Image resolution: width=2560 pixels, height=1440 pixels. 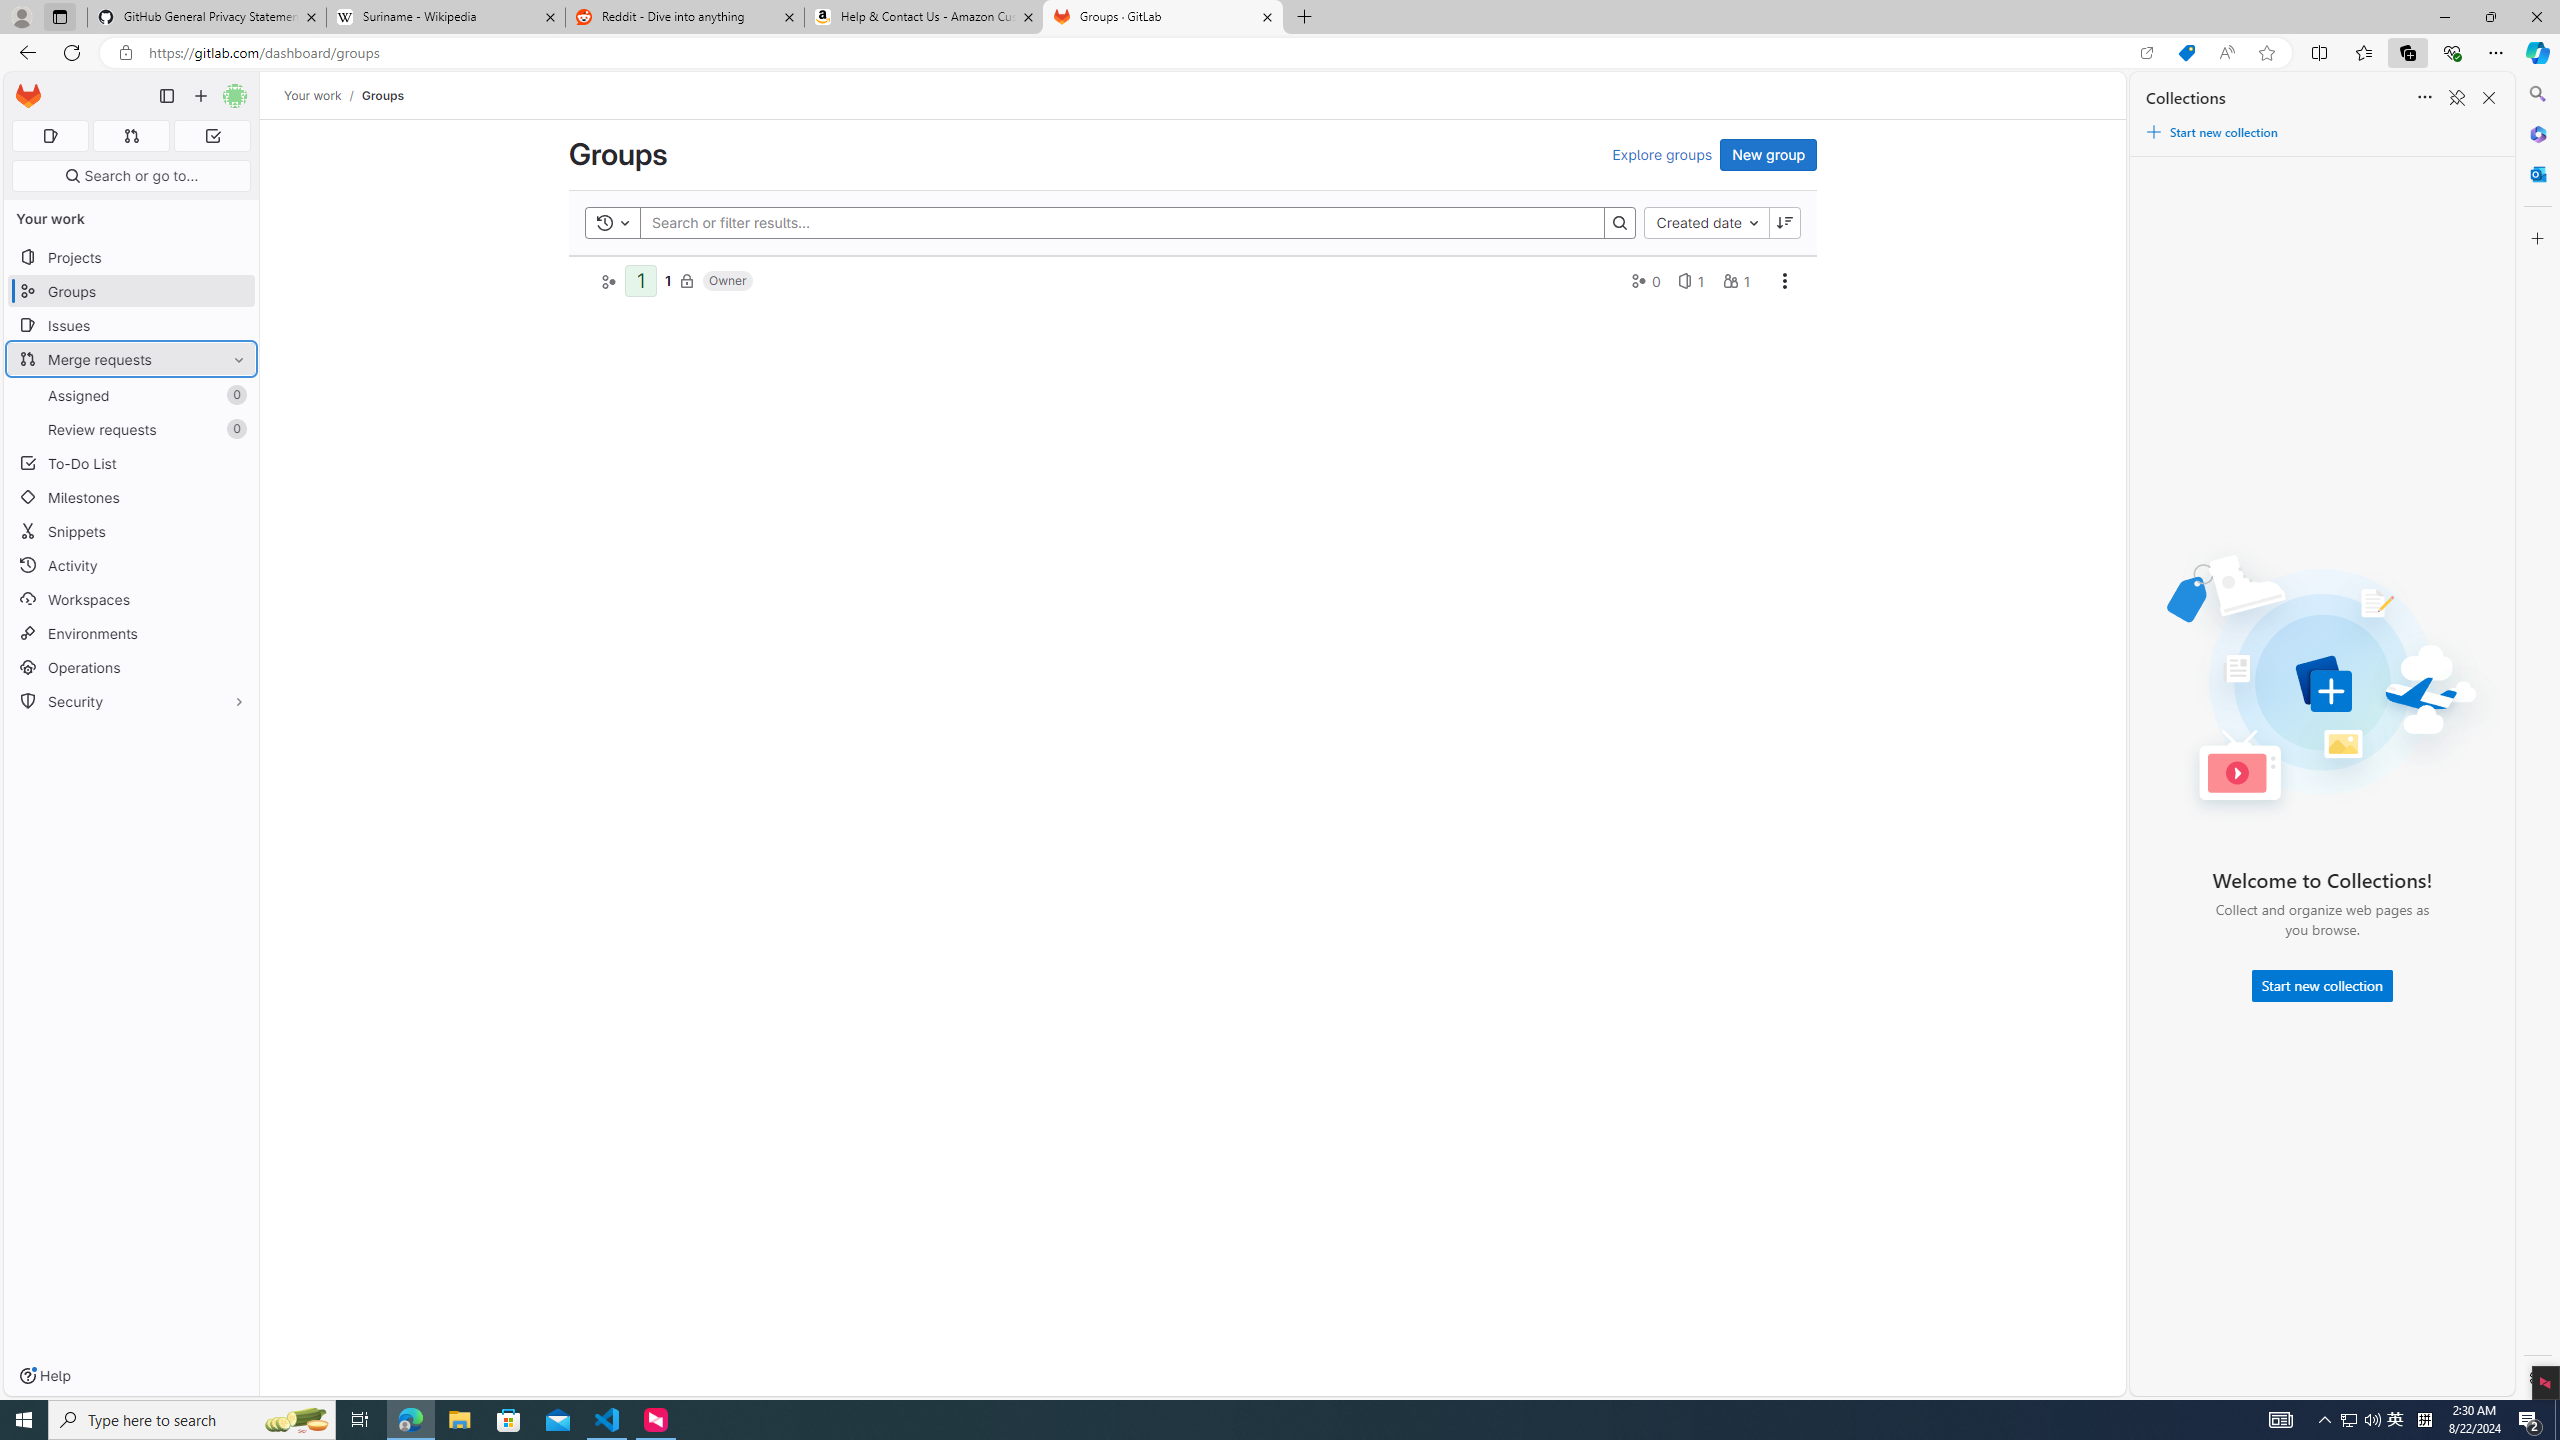 What do you see at coordinates (382, 95) in the screenshot?
I see `'Groups'` at bounding box center [382, 95].